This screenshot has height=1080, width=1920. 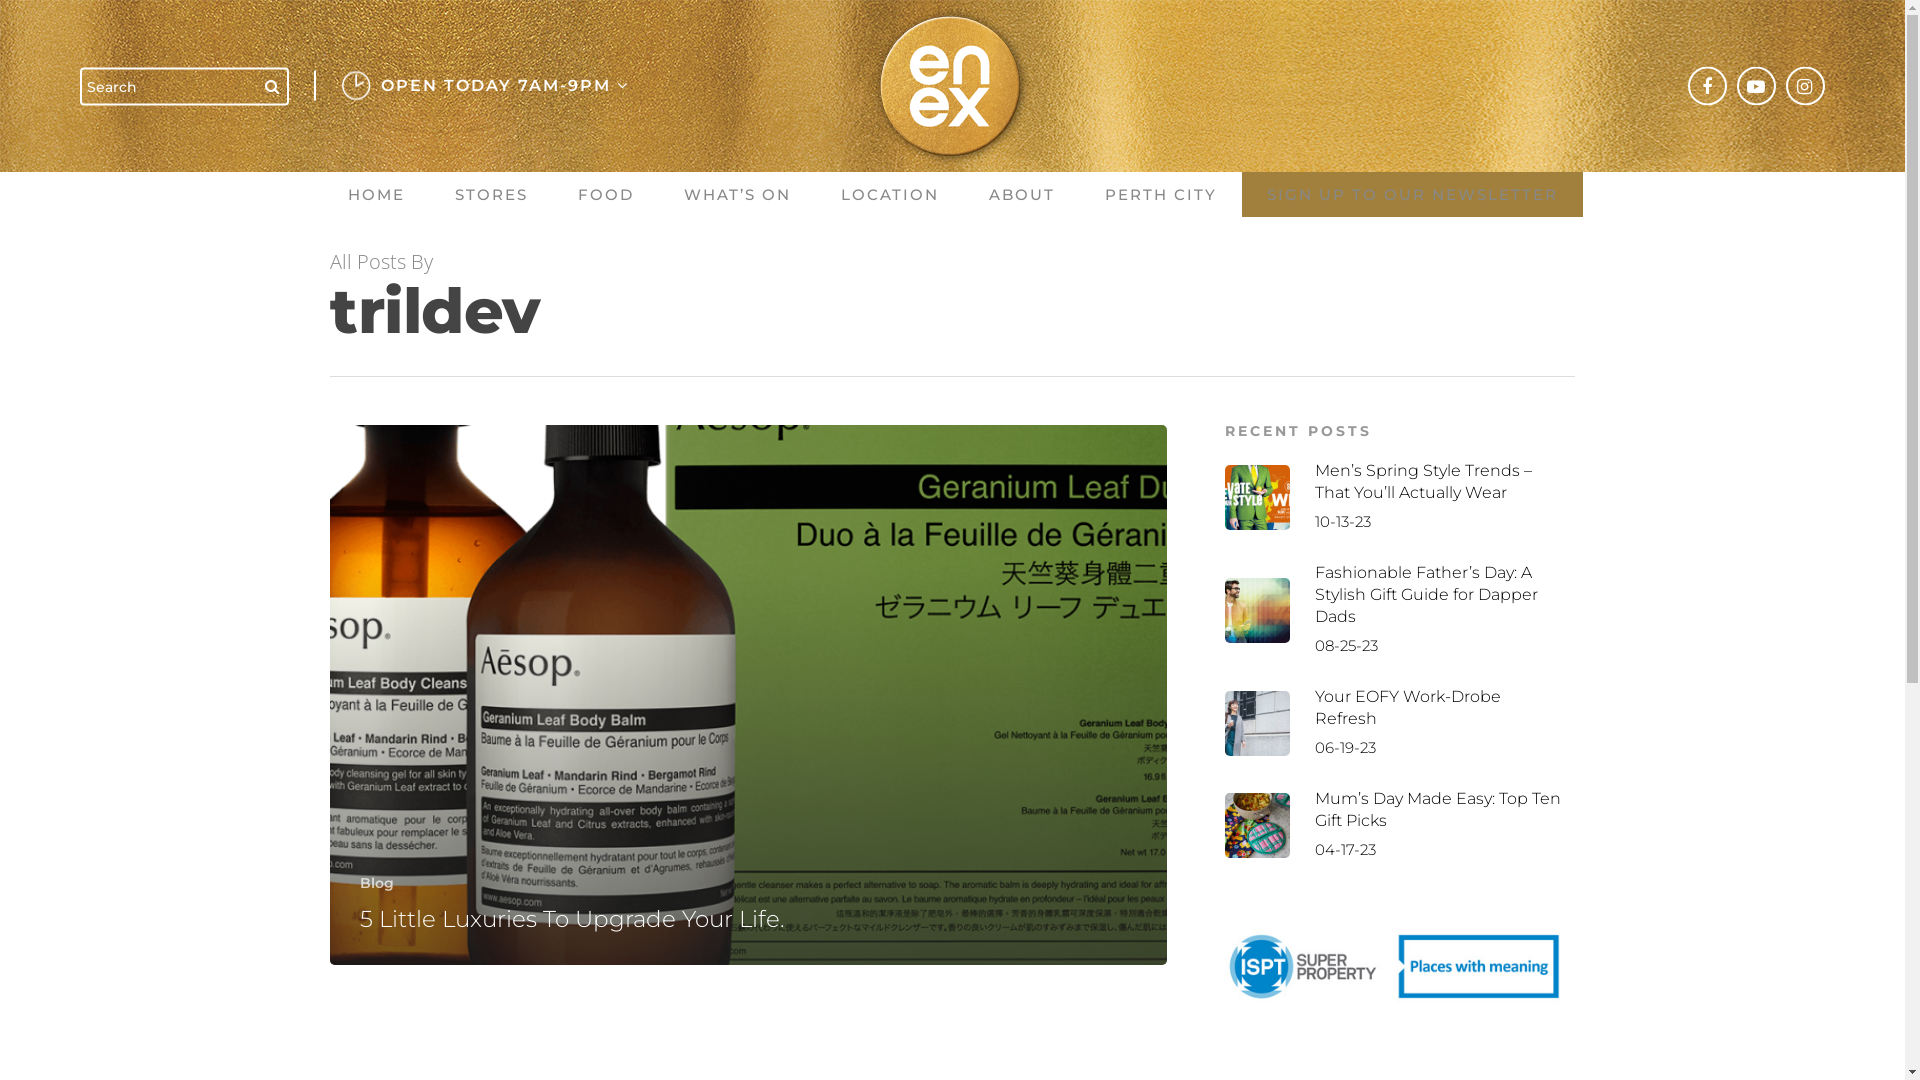 I want to click on 'FOOD', so click(x=603, y=194).